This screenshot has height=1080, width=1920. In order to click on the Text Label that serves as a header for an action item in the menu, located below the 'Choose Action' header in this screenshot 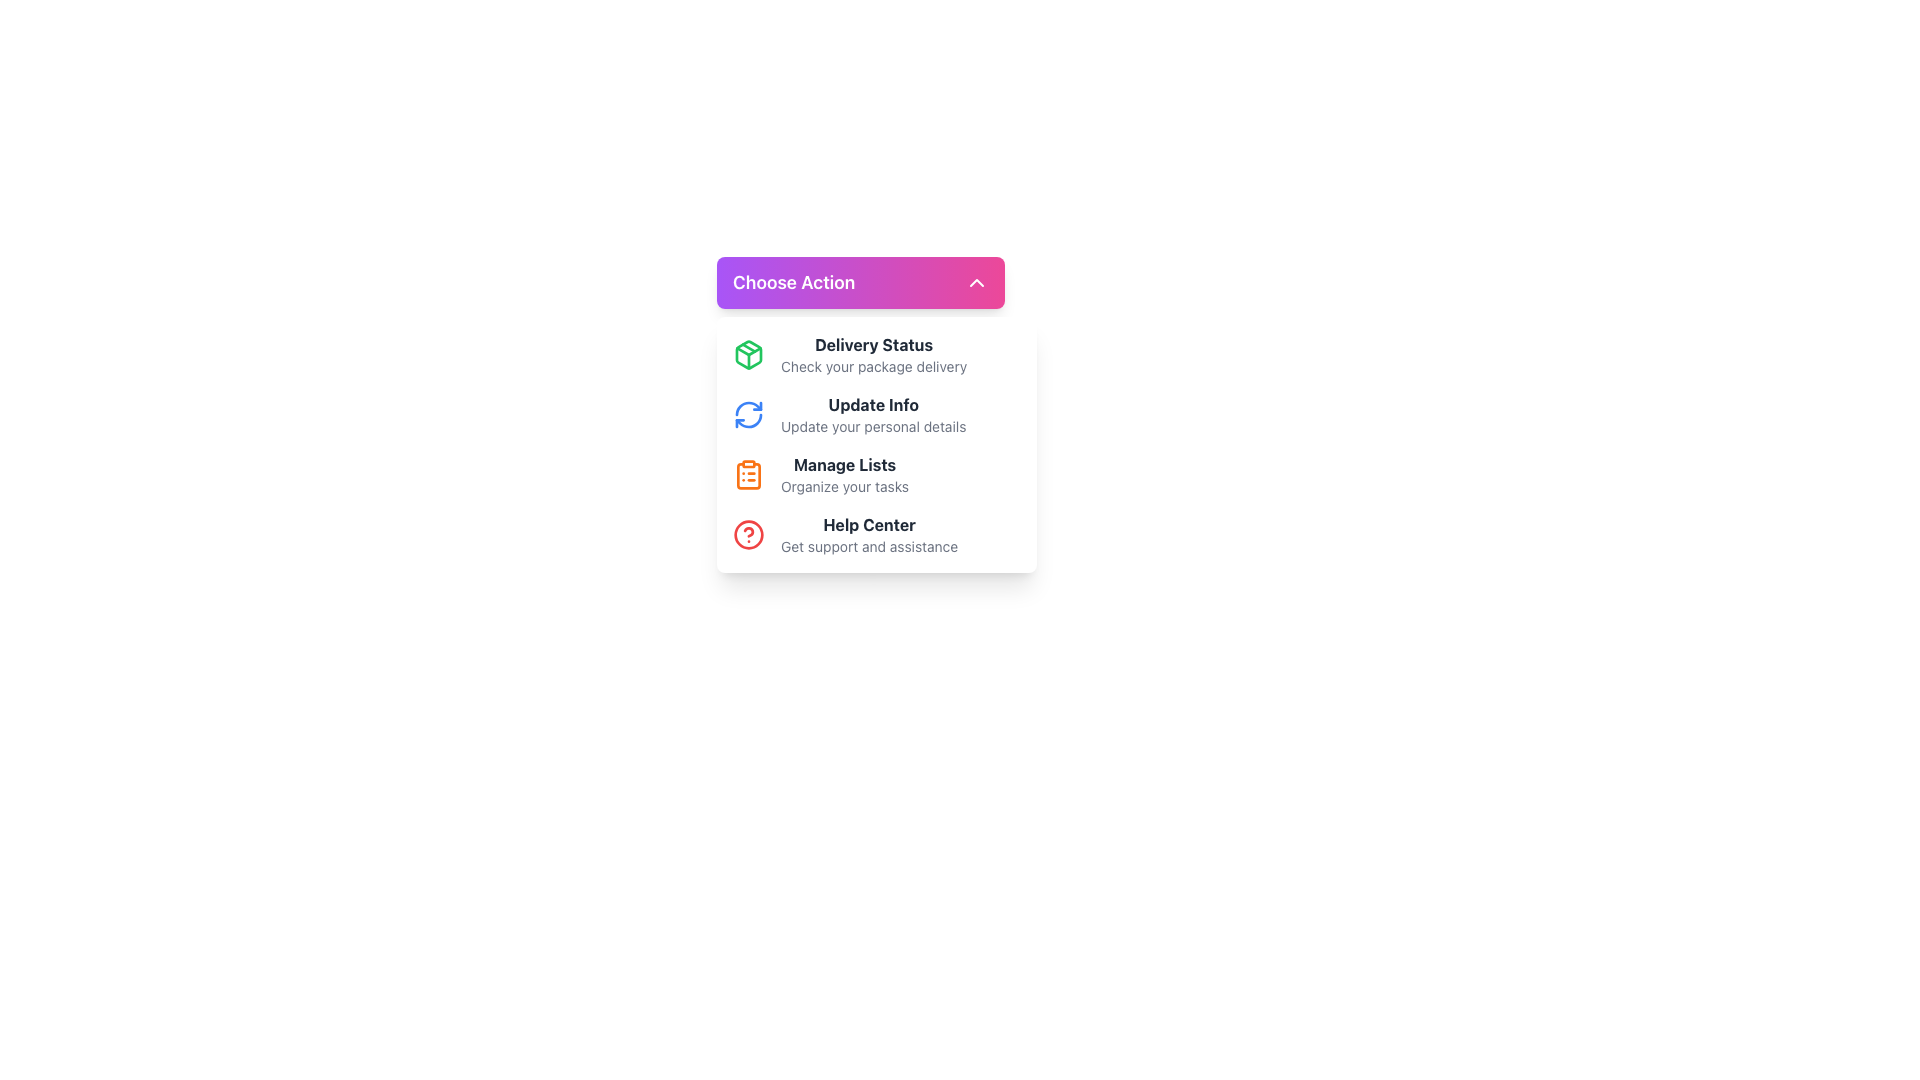, I will do `click(873, 405)`.